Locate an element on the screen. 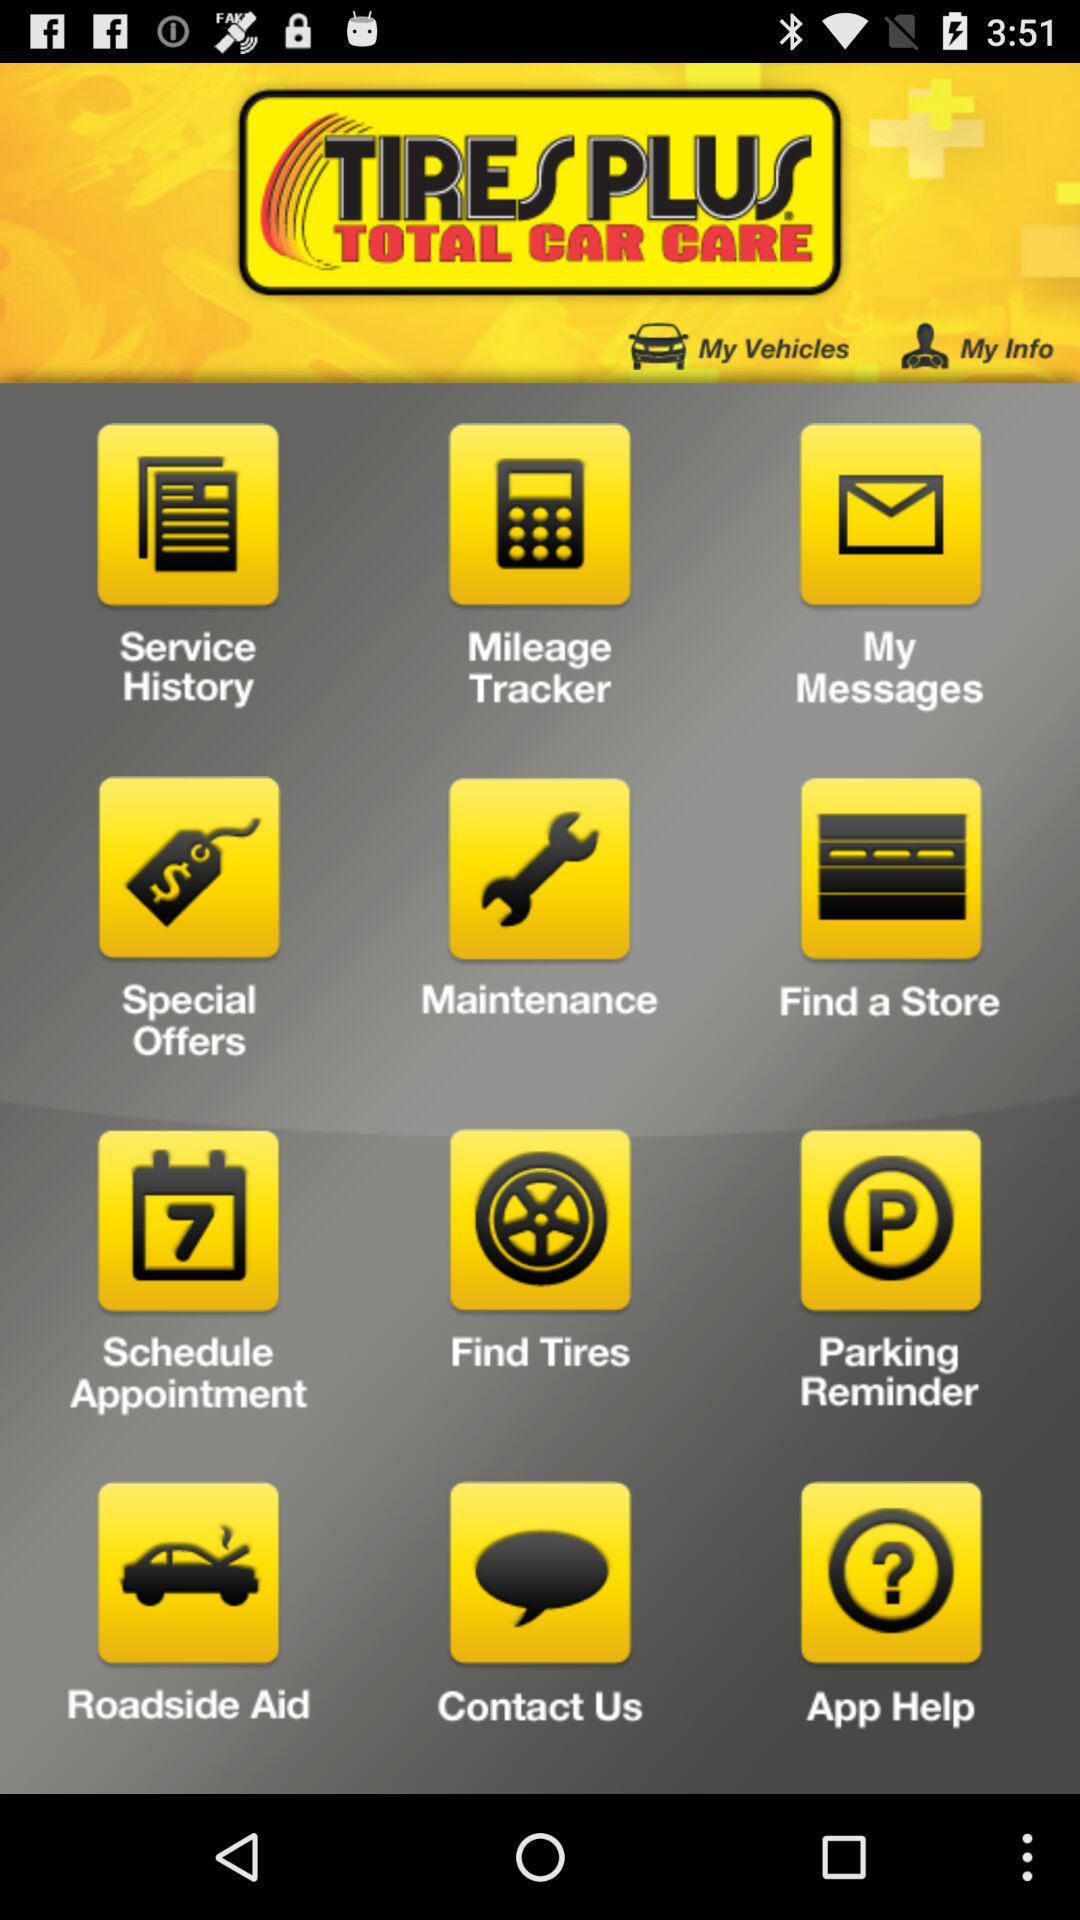 The image size is (1080, 1920). mileage tracker option is located at coordinates (540, 571).